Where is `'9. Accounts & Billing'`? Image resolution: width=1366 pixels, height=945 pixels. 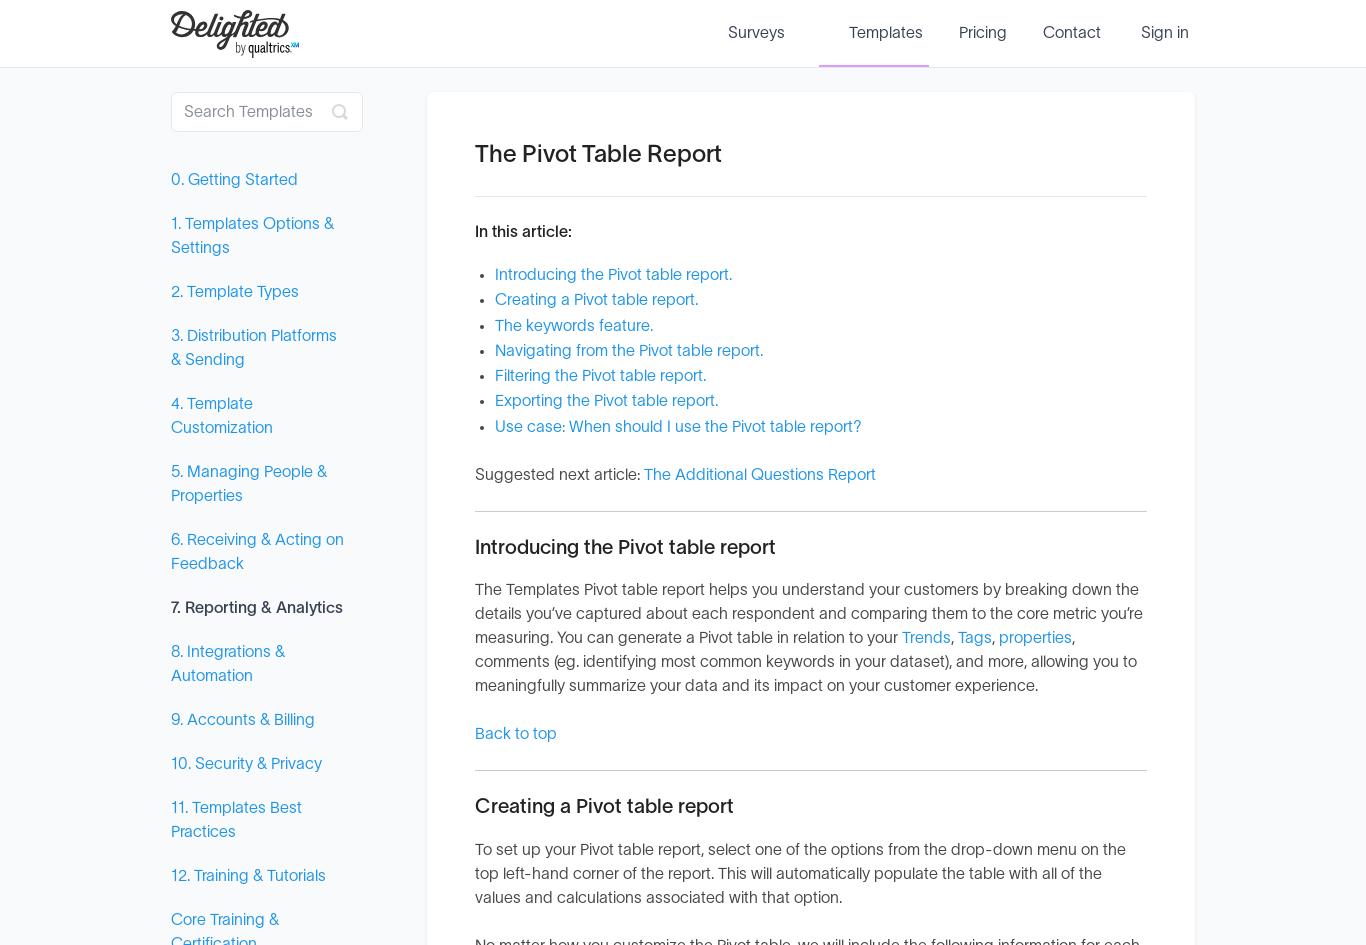
'9. Accounts & Billing' is located at coordinates (243, 719).